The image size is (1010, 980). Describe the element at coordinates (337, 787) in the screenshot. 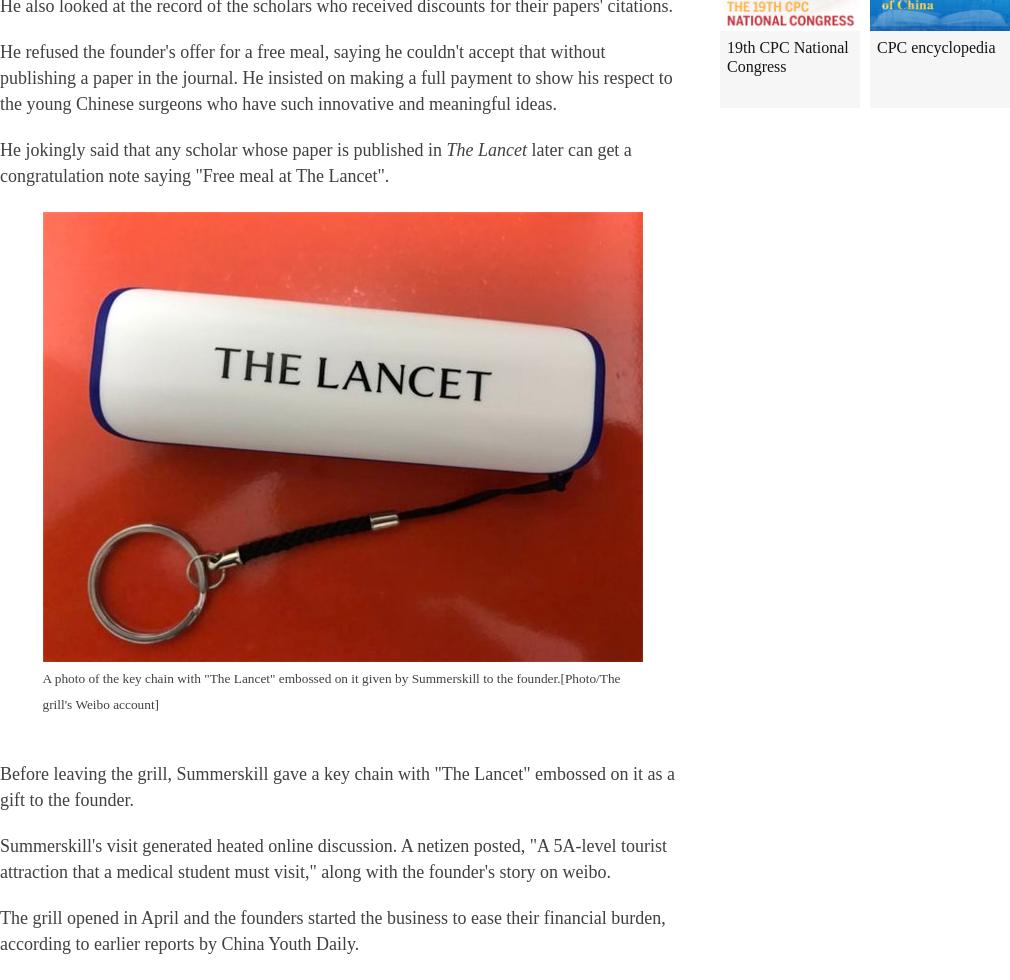

I see `'Before leaving the grill, Summerskill gave a key chain with "The Lancet" embossed on it as a gift to the founder.'` at that location.